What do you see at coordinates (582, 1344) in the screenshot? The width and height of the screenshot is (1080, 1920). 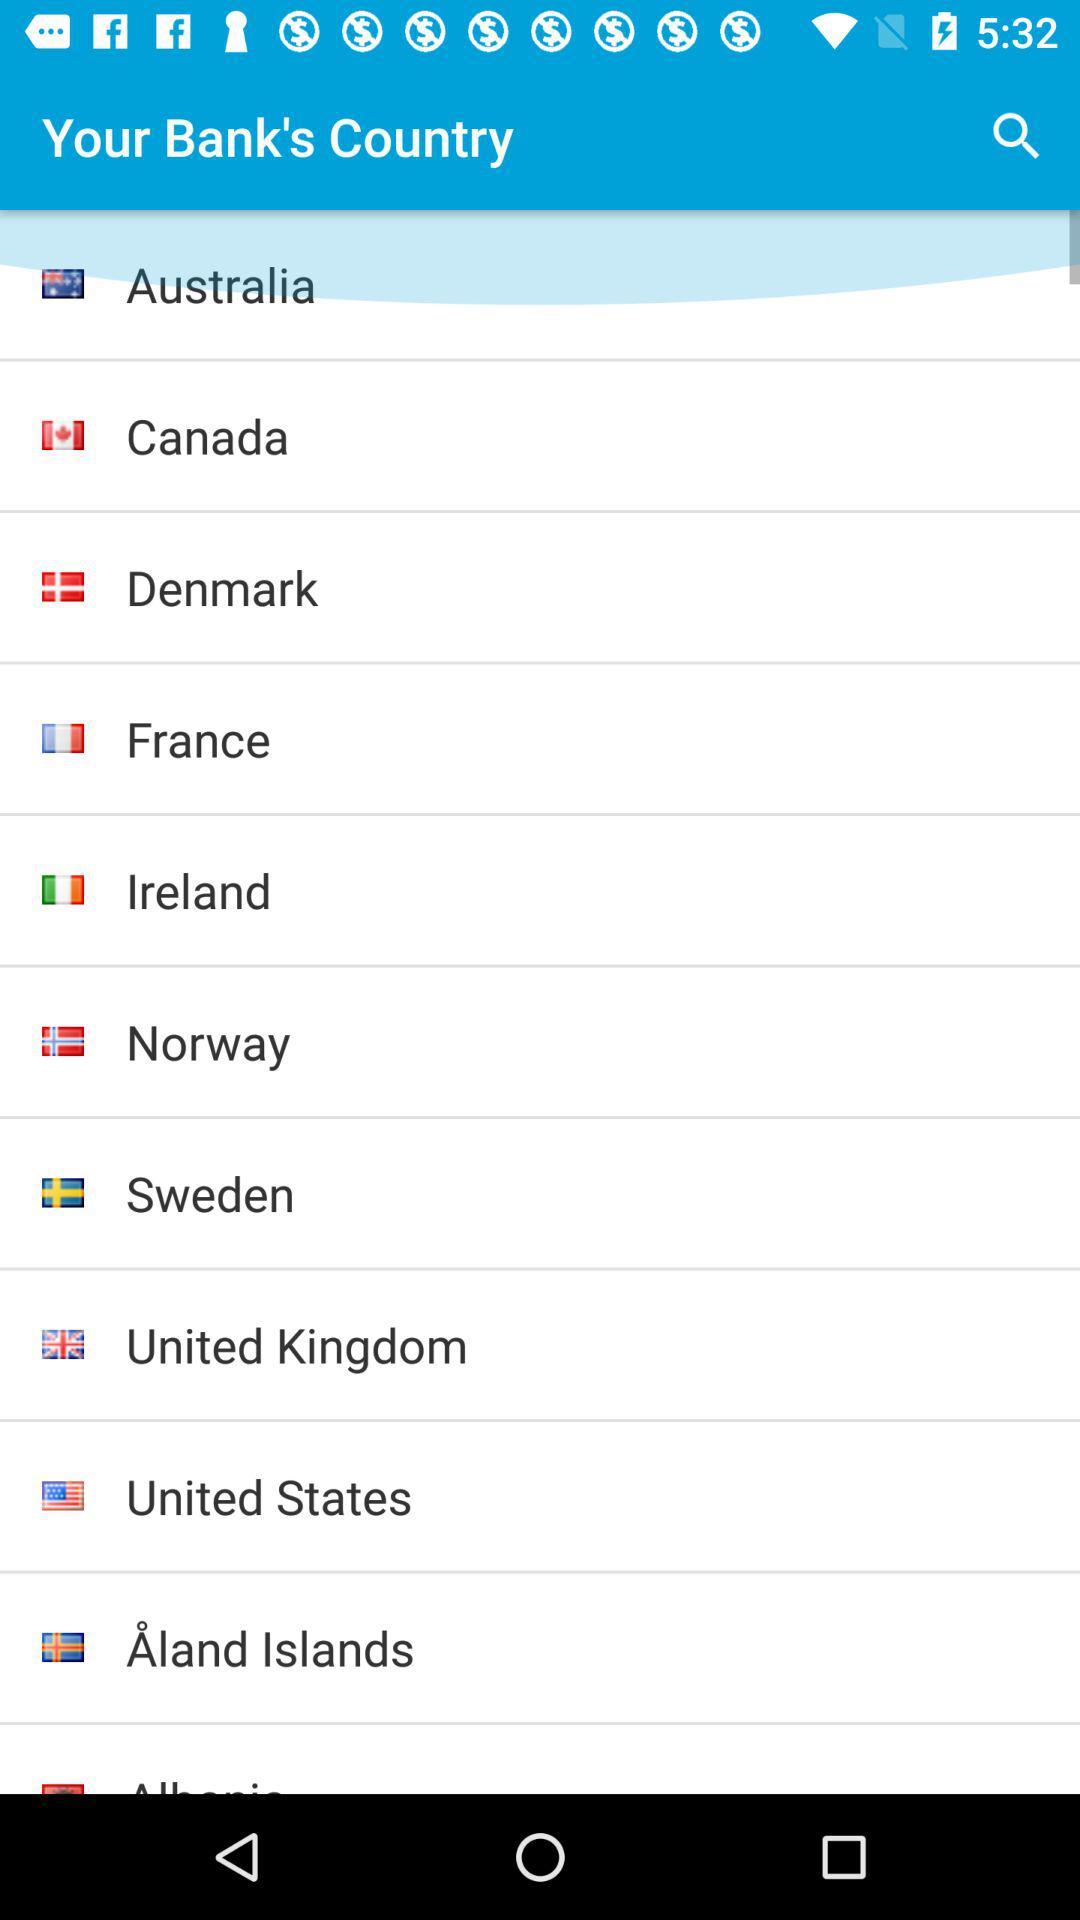 I see `united kingdom` at bounding box center [582, 1344].